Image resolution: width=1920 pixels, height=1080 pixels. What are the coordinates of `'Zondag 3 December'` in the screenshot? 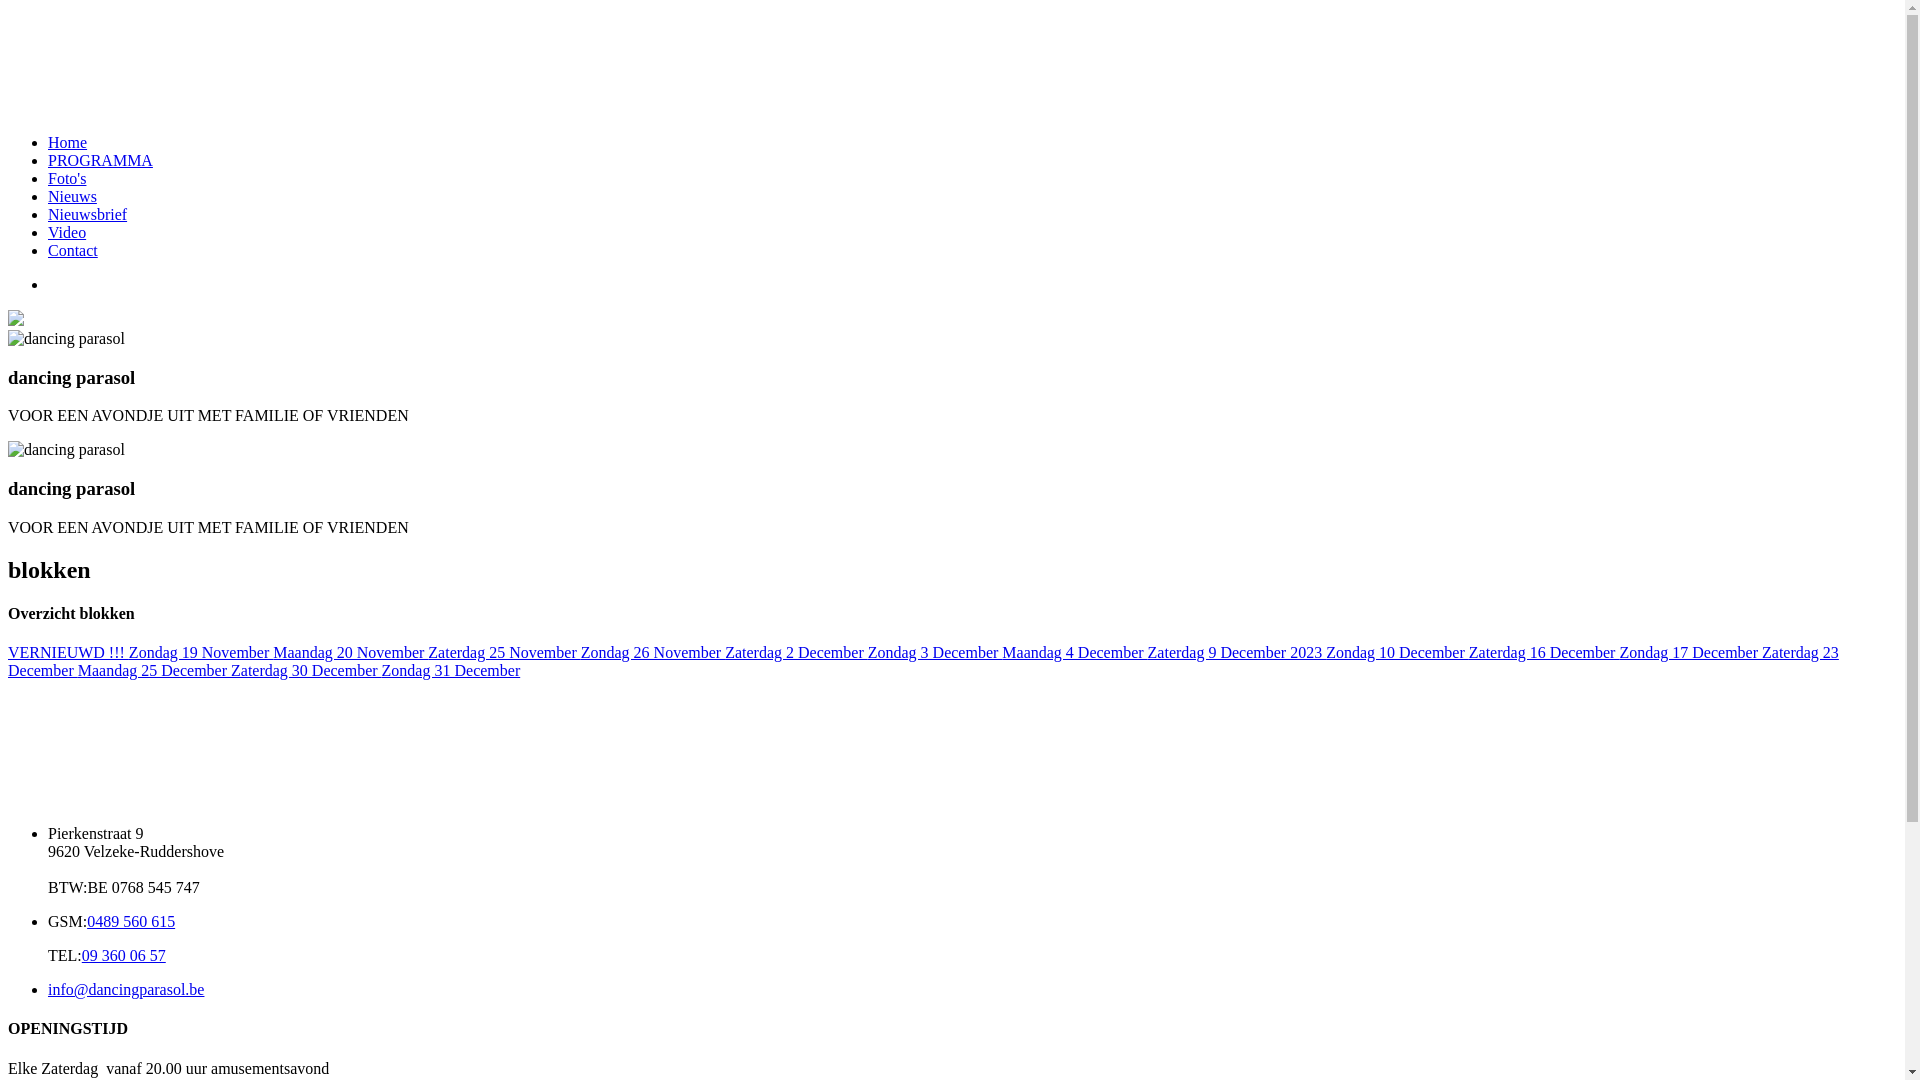 It's located at (934, 652).